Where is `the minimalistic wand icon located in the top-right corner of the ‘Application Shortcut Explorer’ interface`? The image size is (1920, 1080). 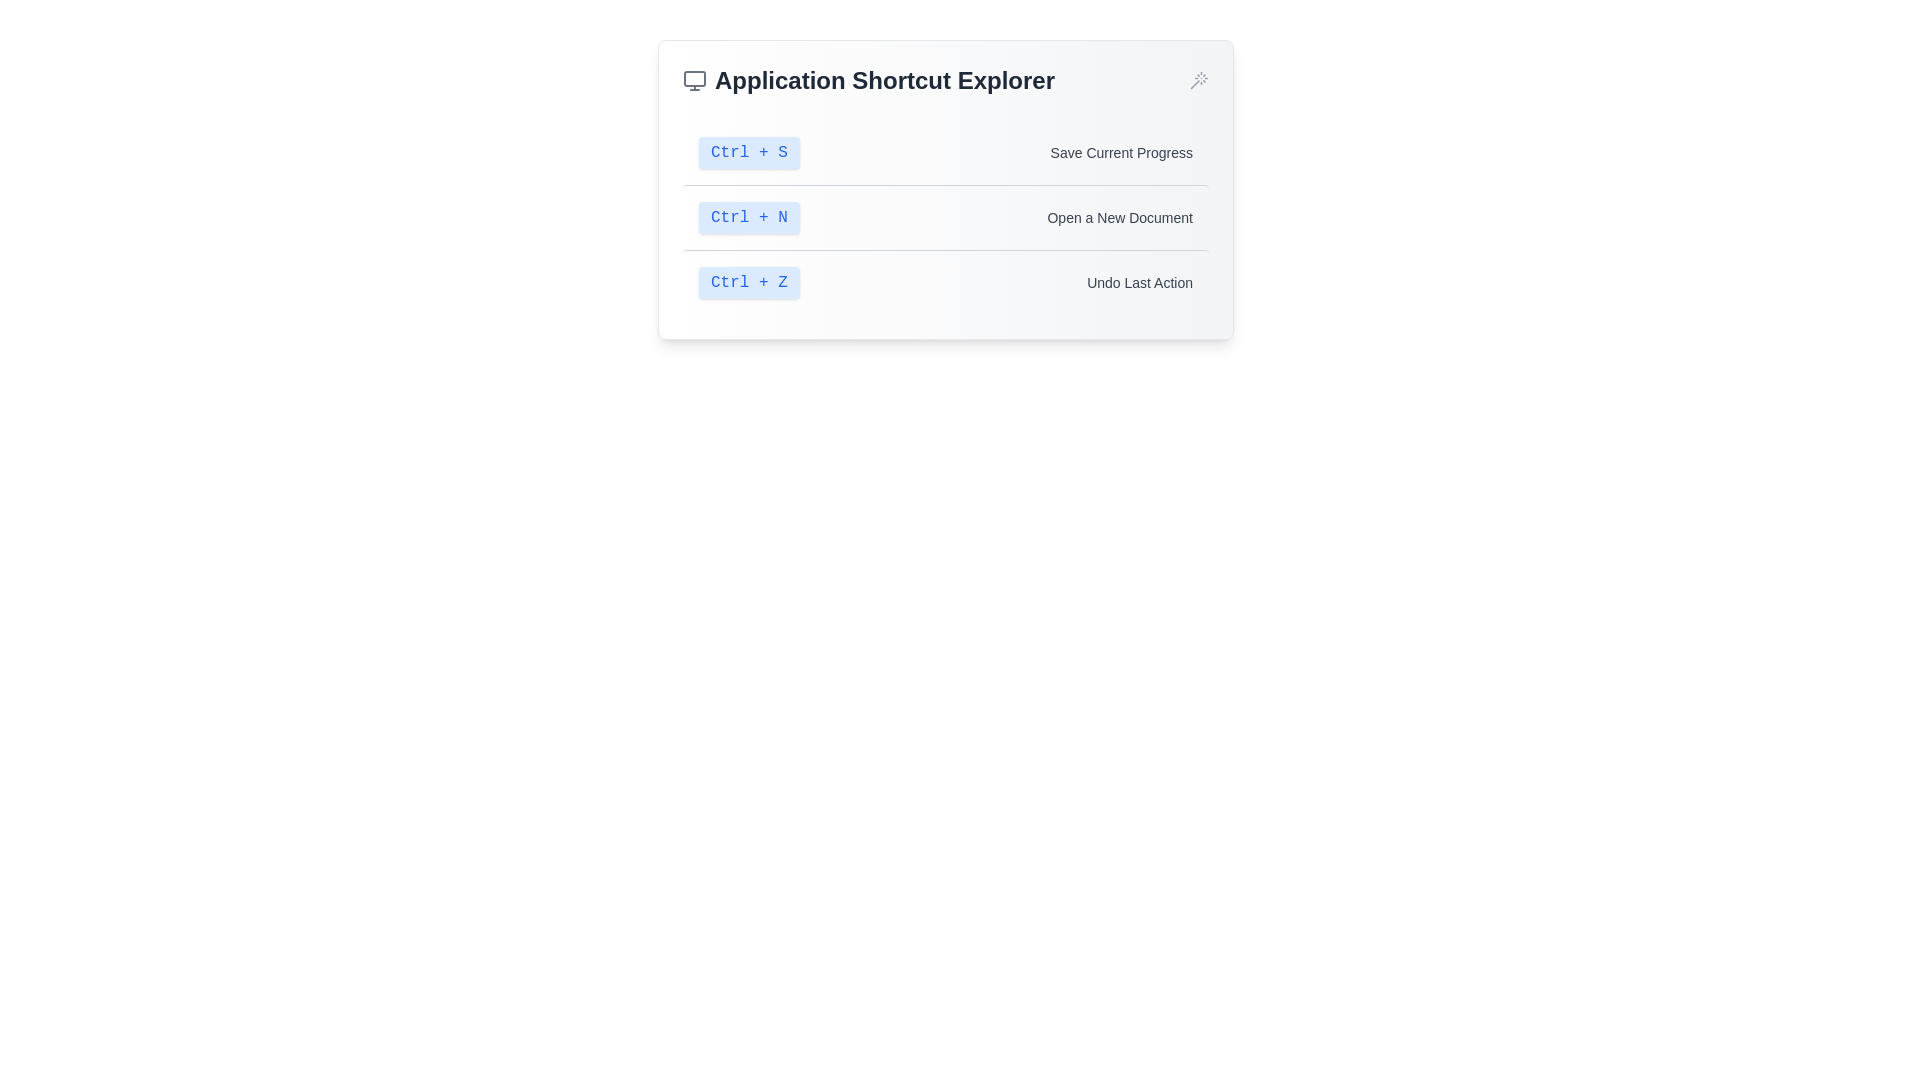
the minimalistic wand icon located in the top-right corner of the ‘Application Shortcut Explorer’ interface is located at coordinates (1199, 80).